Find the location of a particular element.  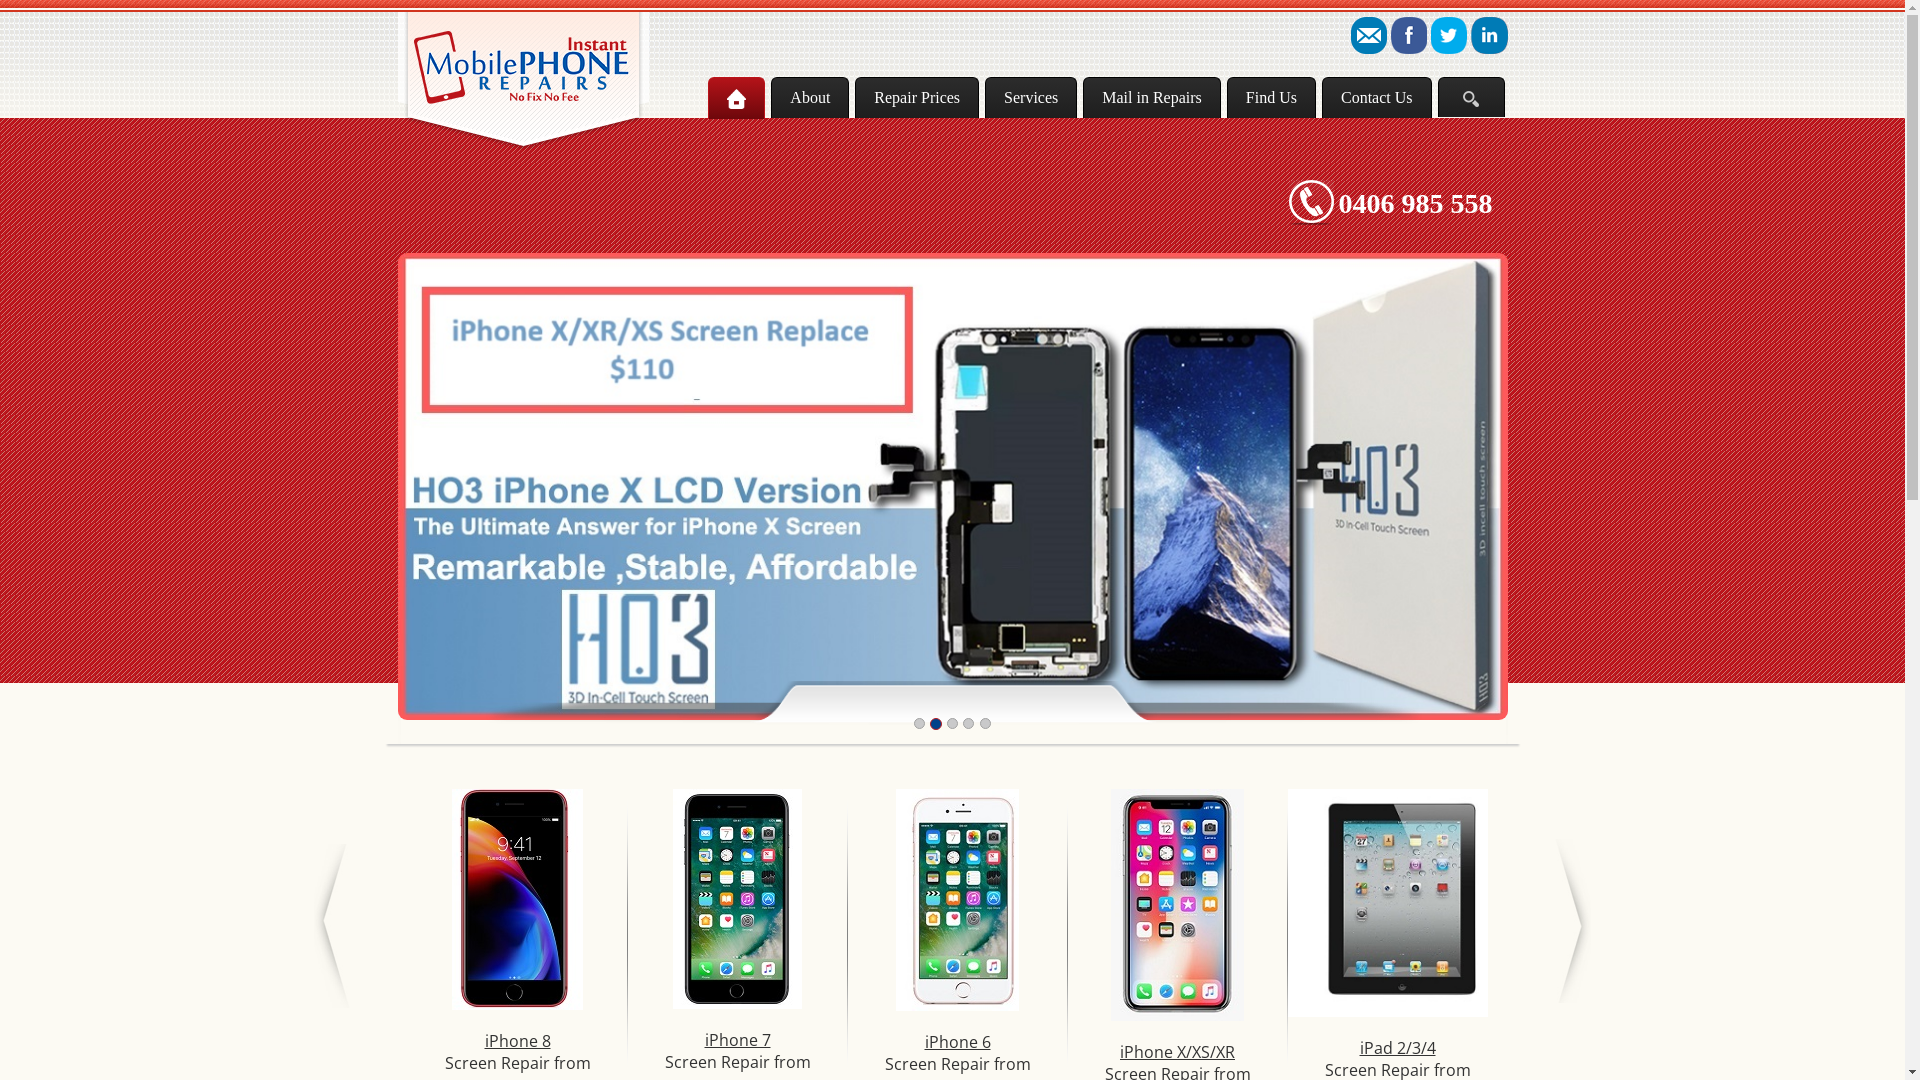

'Services' is located at coordinates (1031, 97).